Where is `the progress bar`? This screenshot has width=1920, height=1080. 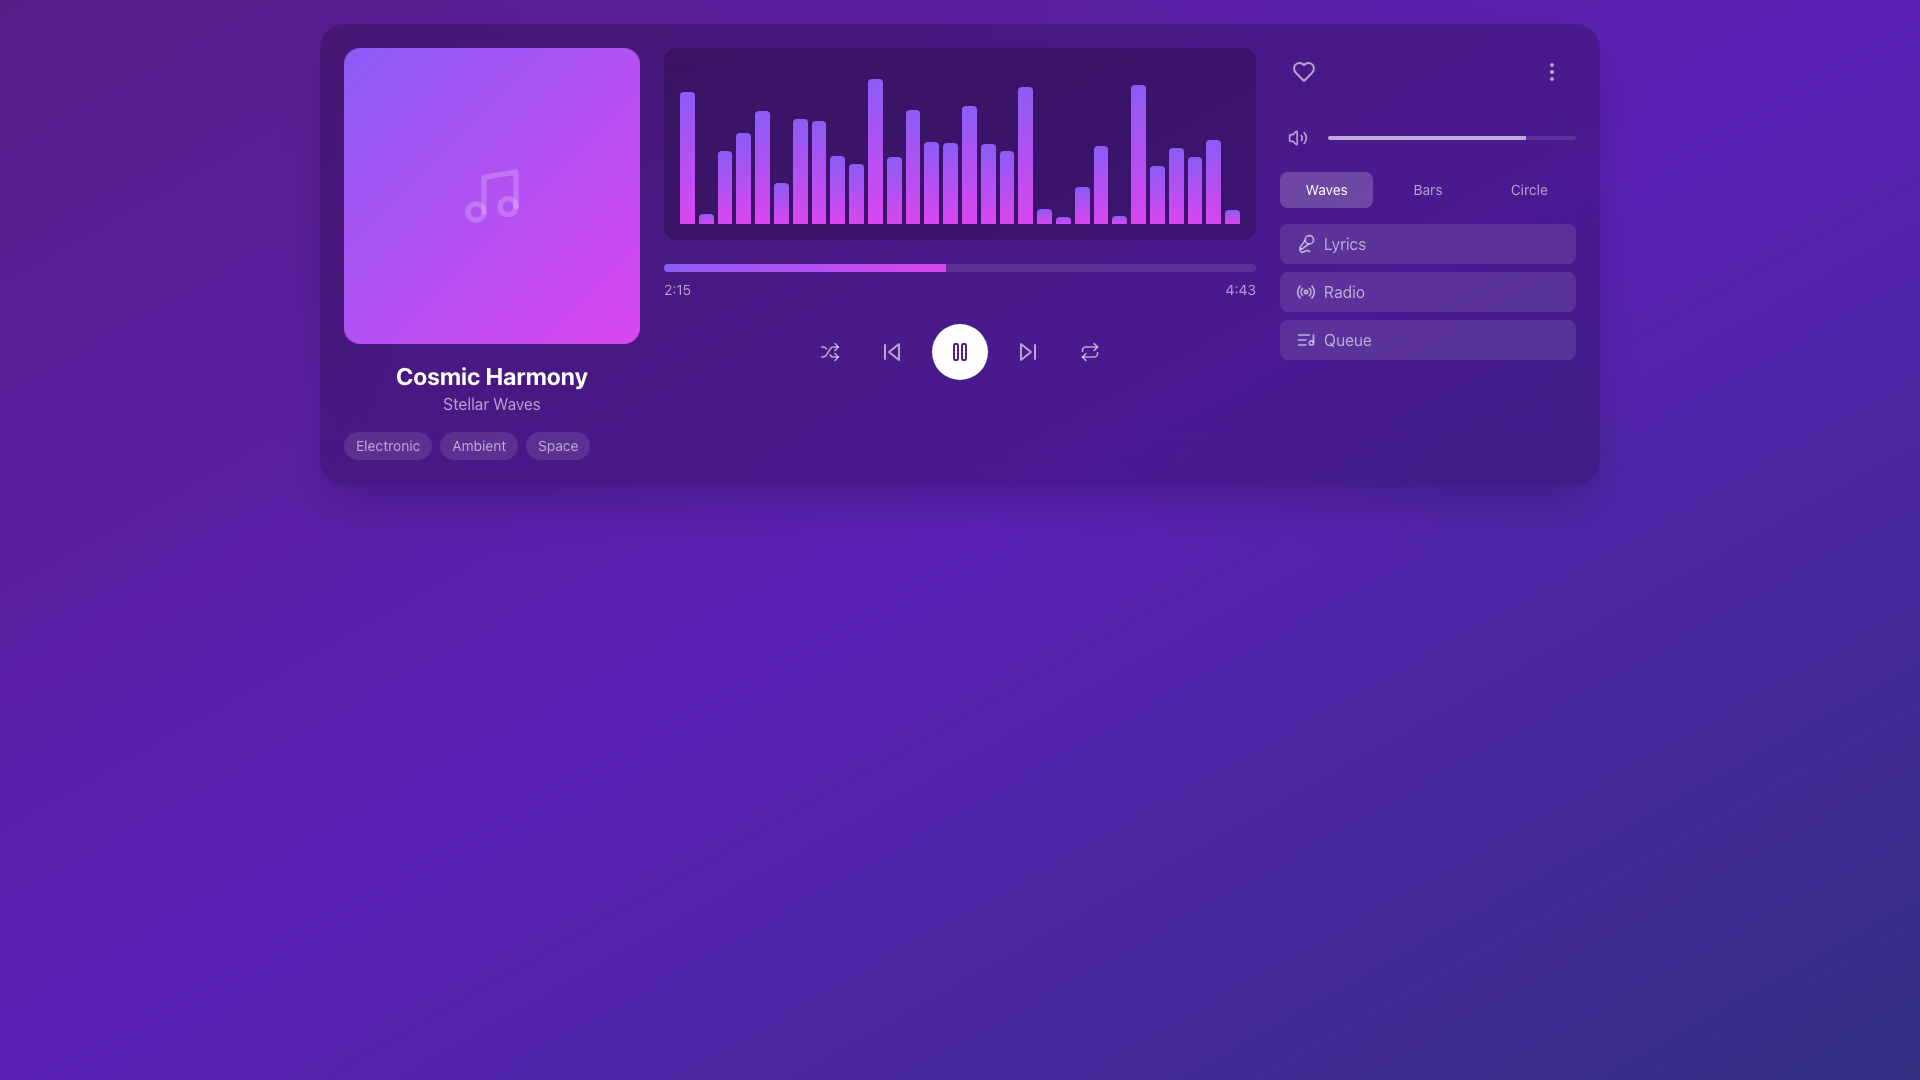
the progress bar is located at coordinates (1179, 266).